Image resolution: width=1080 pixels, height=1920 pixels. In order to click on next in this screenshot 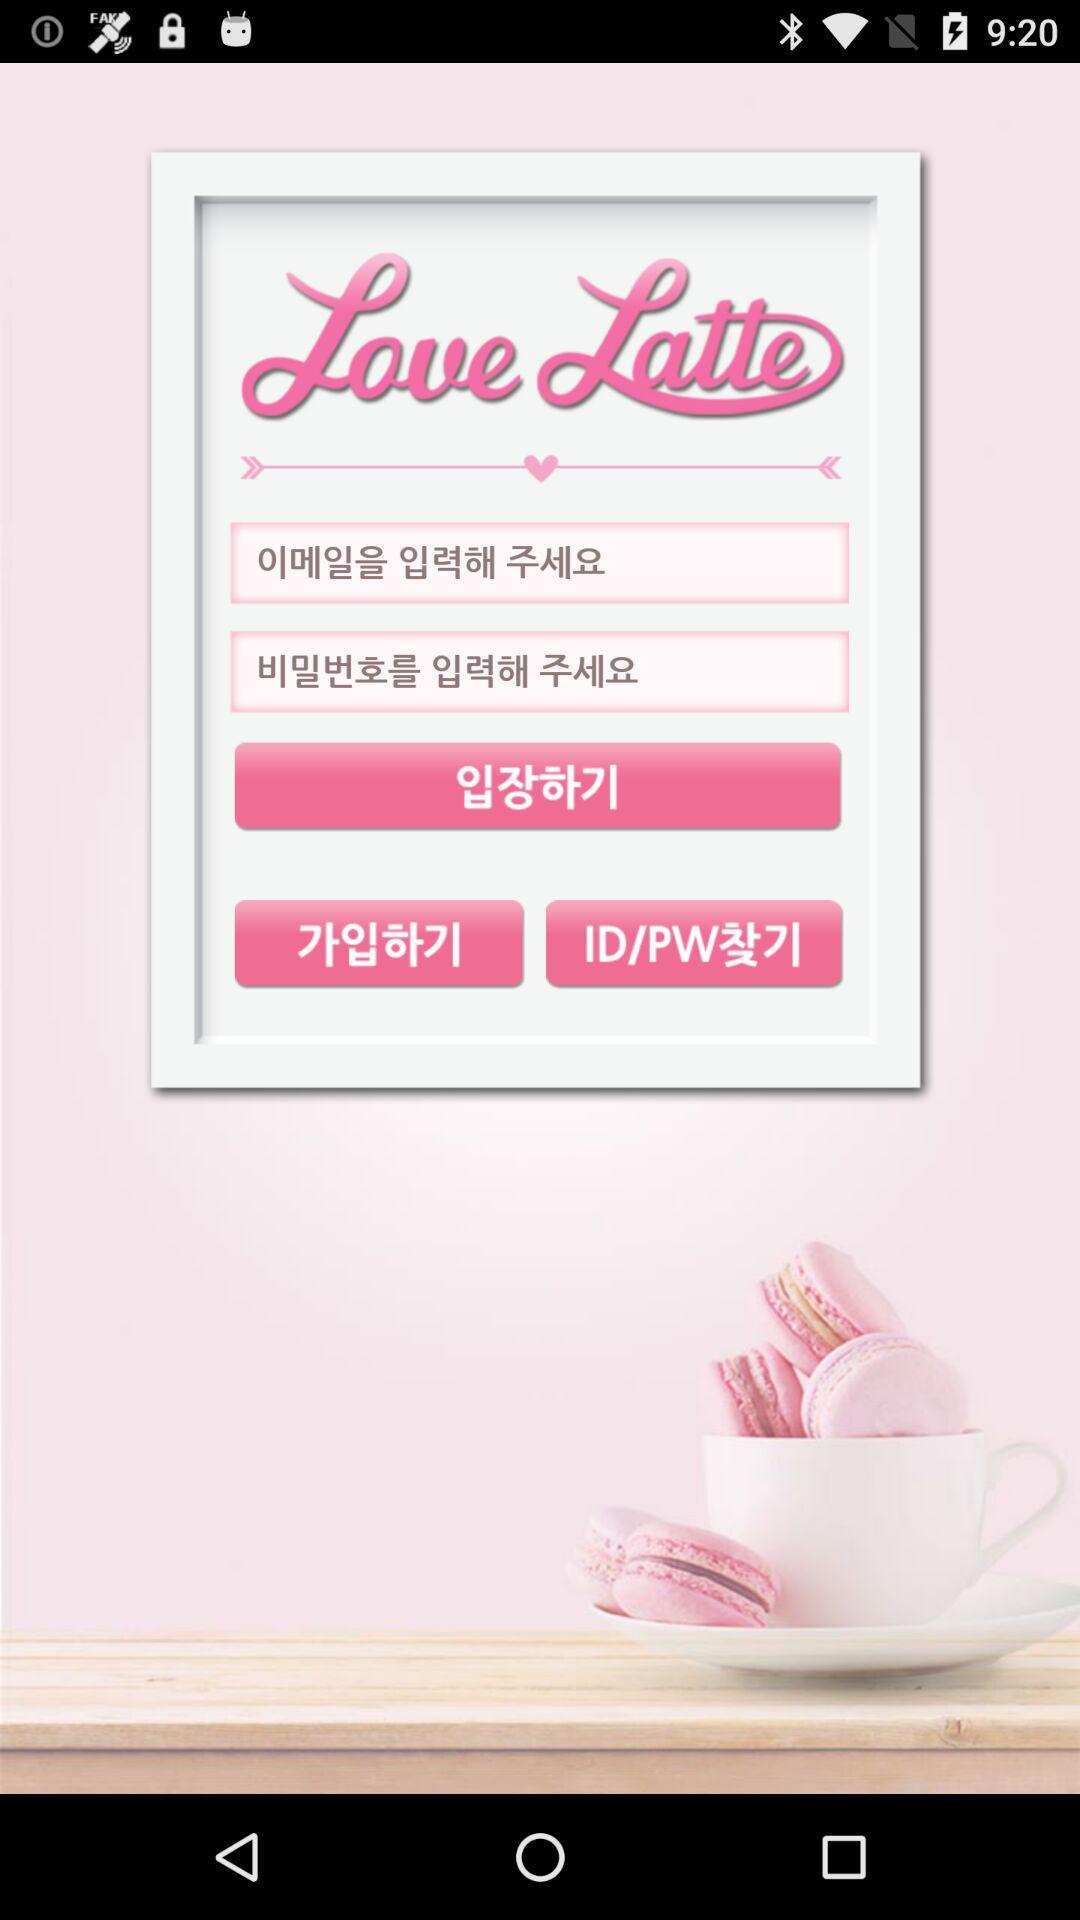, I will do `click(538, 562)`.